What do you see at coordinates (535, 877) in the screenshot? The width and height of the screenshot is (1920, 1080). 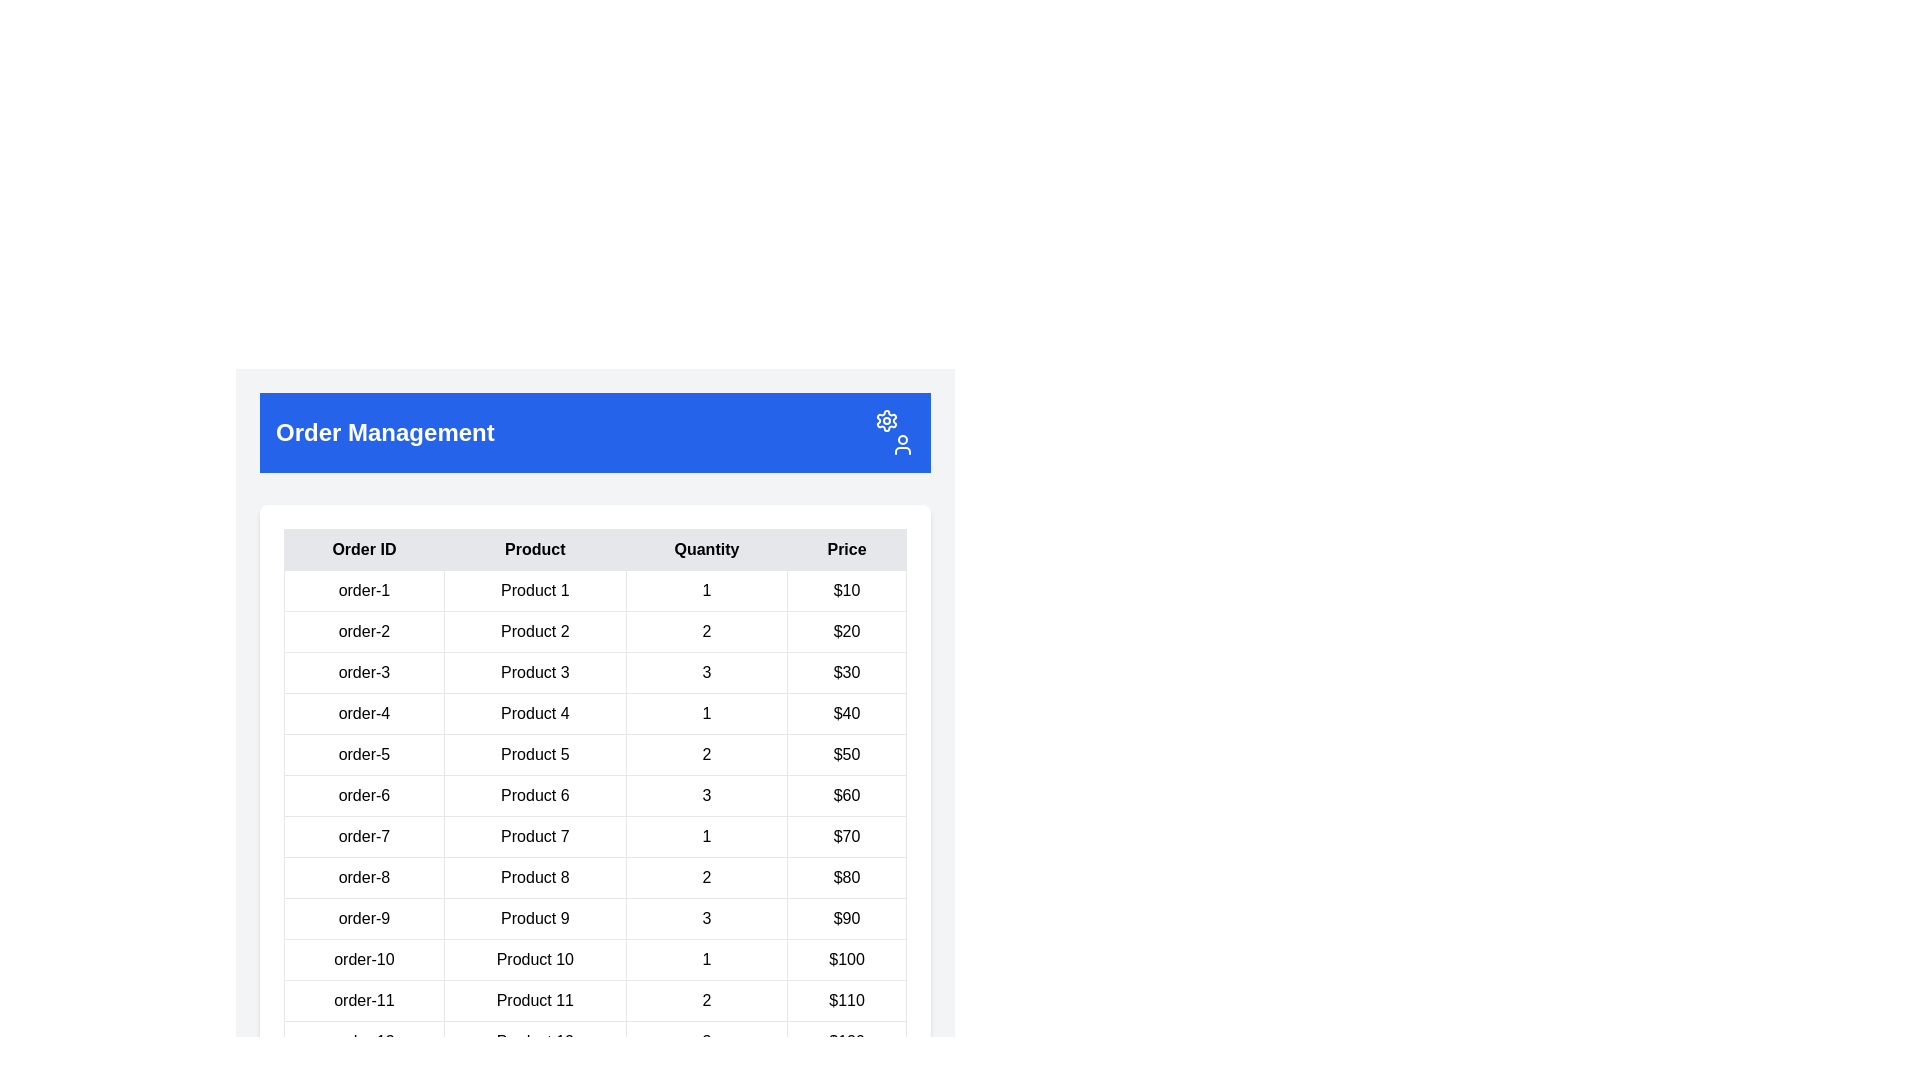 I see `the table cell displaying the product name for order-8, which is located in the second column under the 'Product' header, to gain context by clicking on it` at bounding box center [535, 877].